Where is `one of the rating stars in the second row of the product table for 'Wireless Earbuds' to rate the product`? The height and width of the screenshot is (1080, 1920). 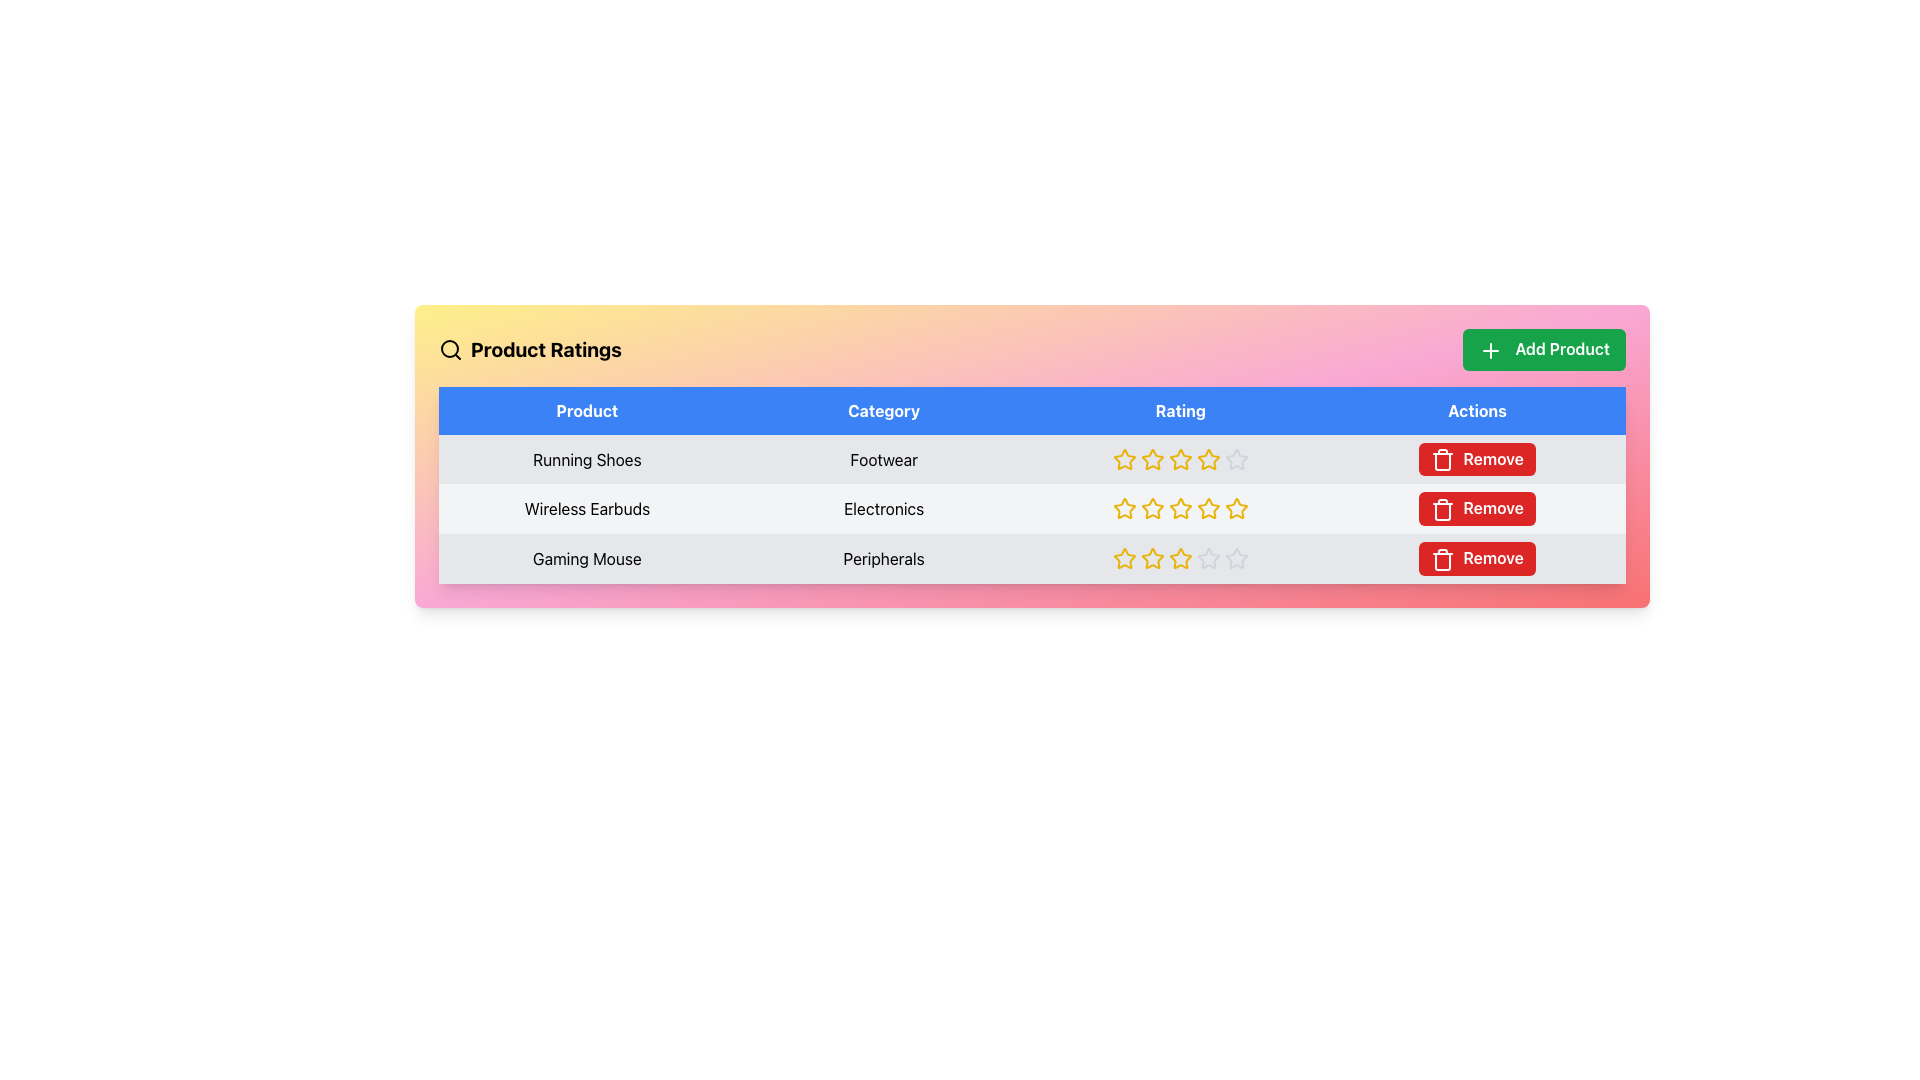 one of the rating stars in the second row of the product table for 'Wireless Earbuds' to rate the product is located at coordinates (1032, 508).